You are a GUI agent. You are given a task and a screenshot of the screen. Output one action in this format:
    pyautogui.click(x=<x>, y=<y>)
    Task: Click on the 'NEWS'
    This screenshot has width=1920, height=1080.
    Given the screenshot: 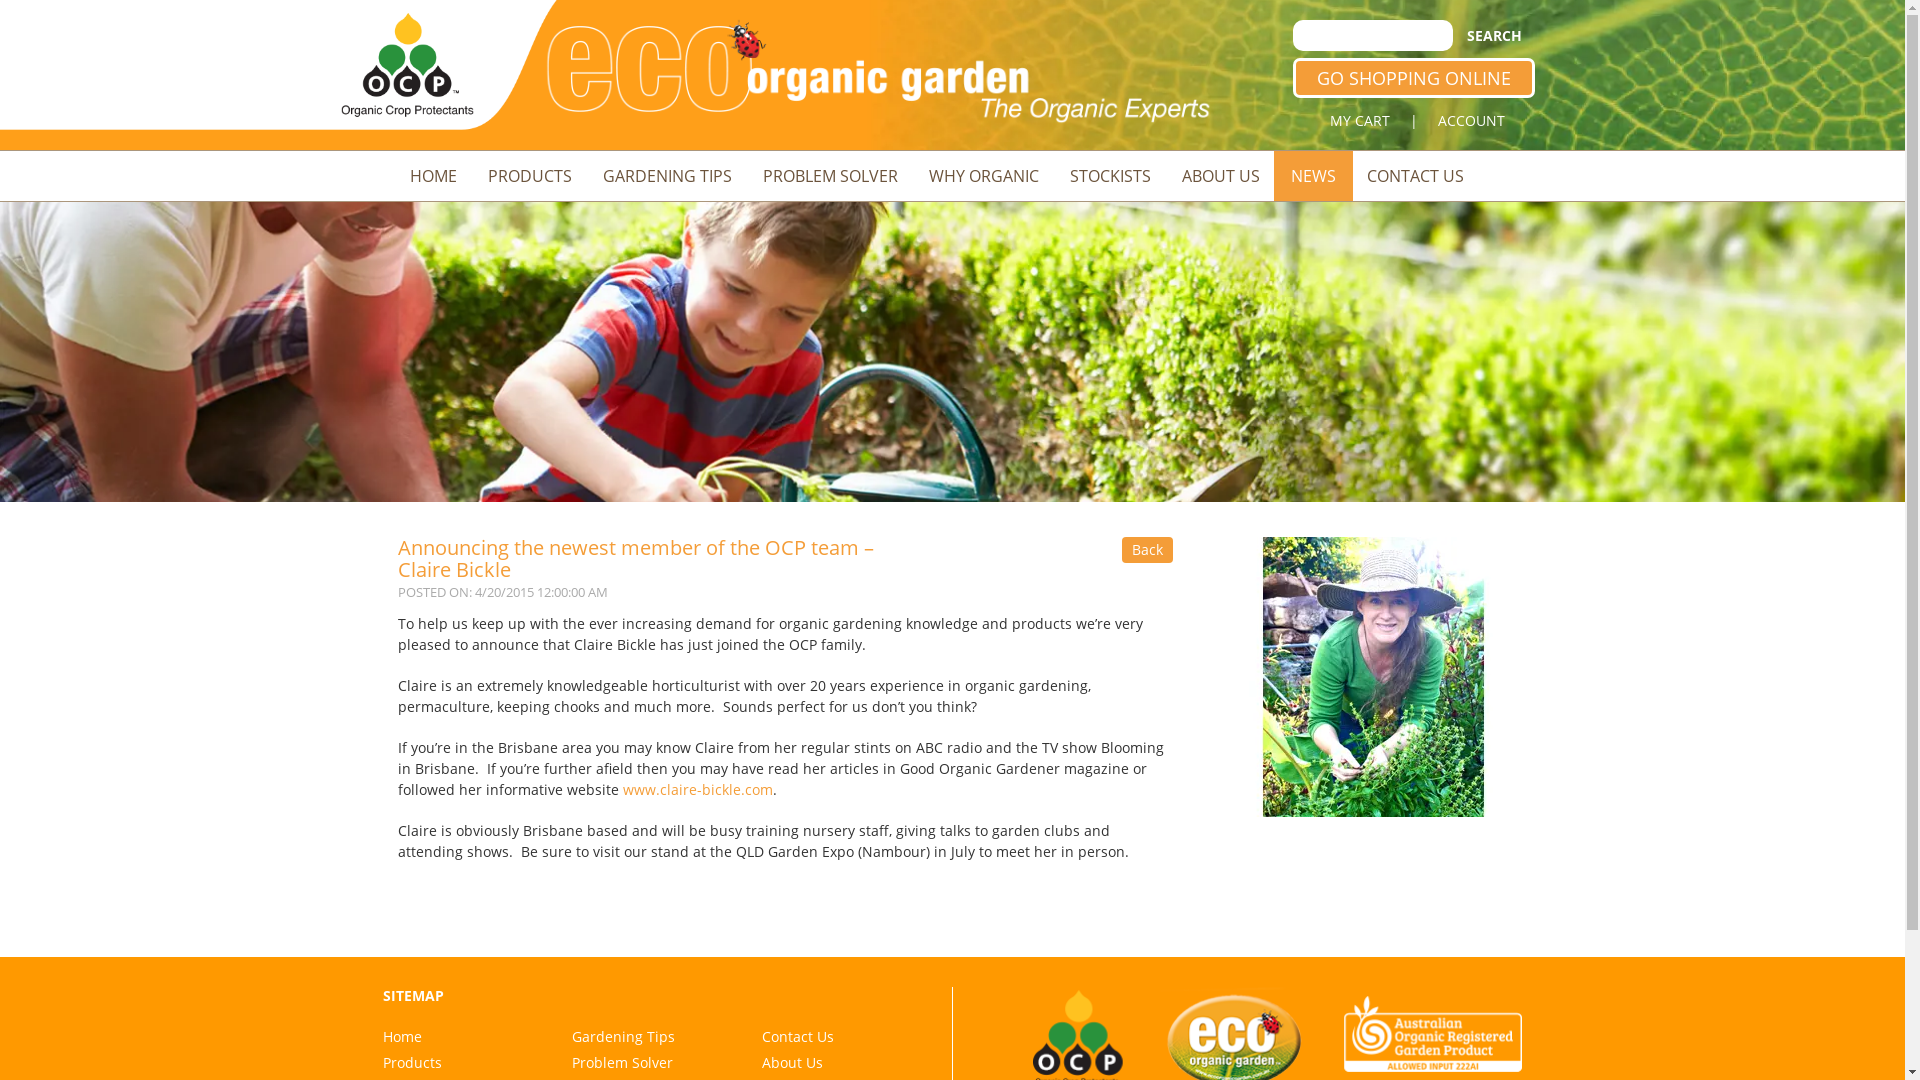 What is the action you would take?
    pyautogui.click(x=1313, y=175)
    